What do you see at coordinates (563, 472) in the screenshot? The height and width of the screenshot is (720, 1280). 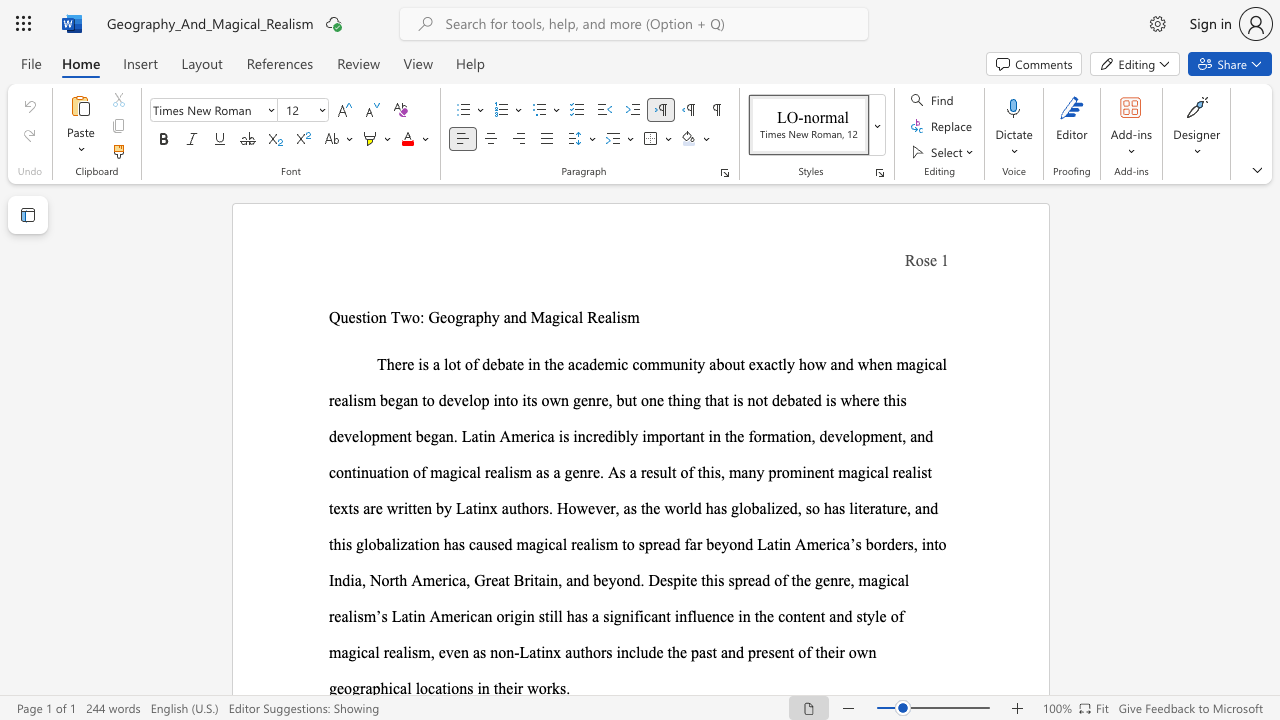 I see `the subset text "genre. As a result of this, many prominent magical realist texts are written by Latinx autho" within the text "There is a lot of debate in the academic community about exactly how and when magical realism began to develop into its own genre, but one thing that is not debated is where this development began. Latin America is incredibly important in the formation, development, and continuation of magical realism as a genre. As a result of this, many prominent magical realist texts are written by Latinx authors. However, as the world has globalized, so has literature, and this globalization has caused magical realism to spread far beyond Latin America’s borders, into India, North America, Great Britain, and beyond. Despite this spread of the genre, magical realism’s Latin American origin still has a"` at bounding box center [563, 472].